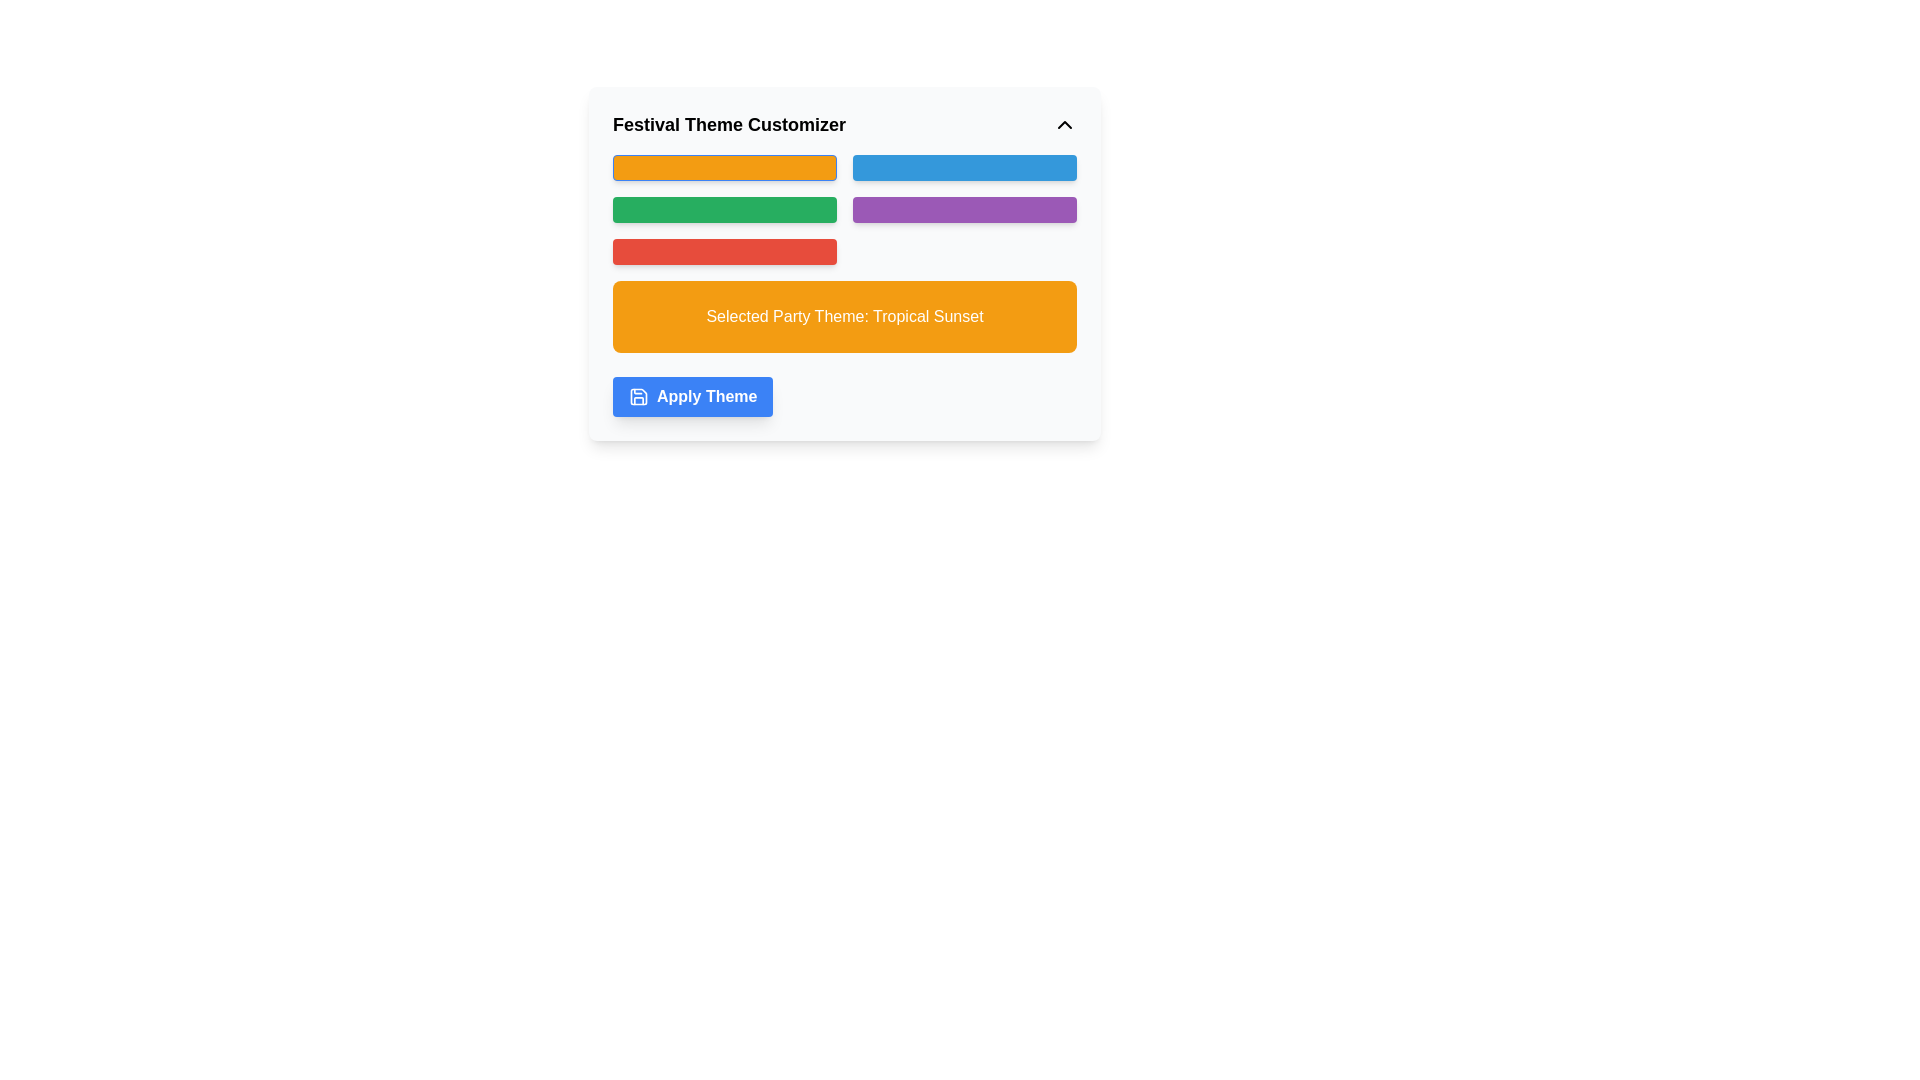 The width and height of the screenshot is (1920, 1080). Describe the element at coordinates (844, 315) in the screenshot. I see `the Text Display Box that has a vibrant orange background and contains the text 'Selected Party Theme: Tropical Sunset', positioned within the 'Festival Theme Customizer' panel` at that location.